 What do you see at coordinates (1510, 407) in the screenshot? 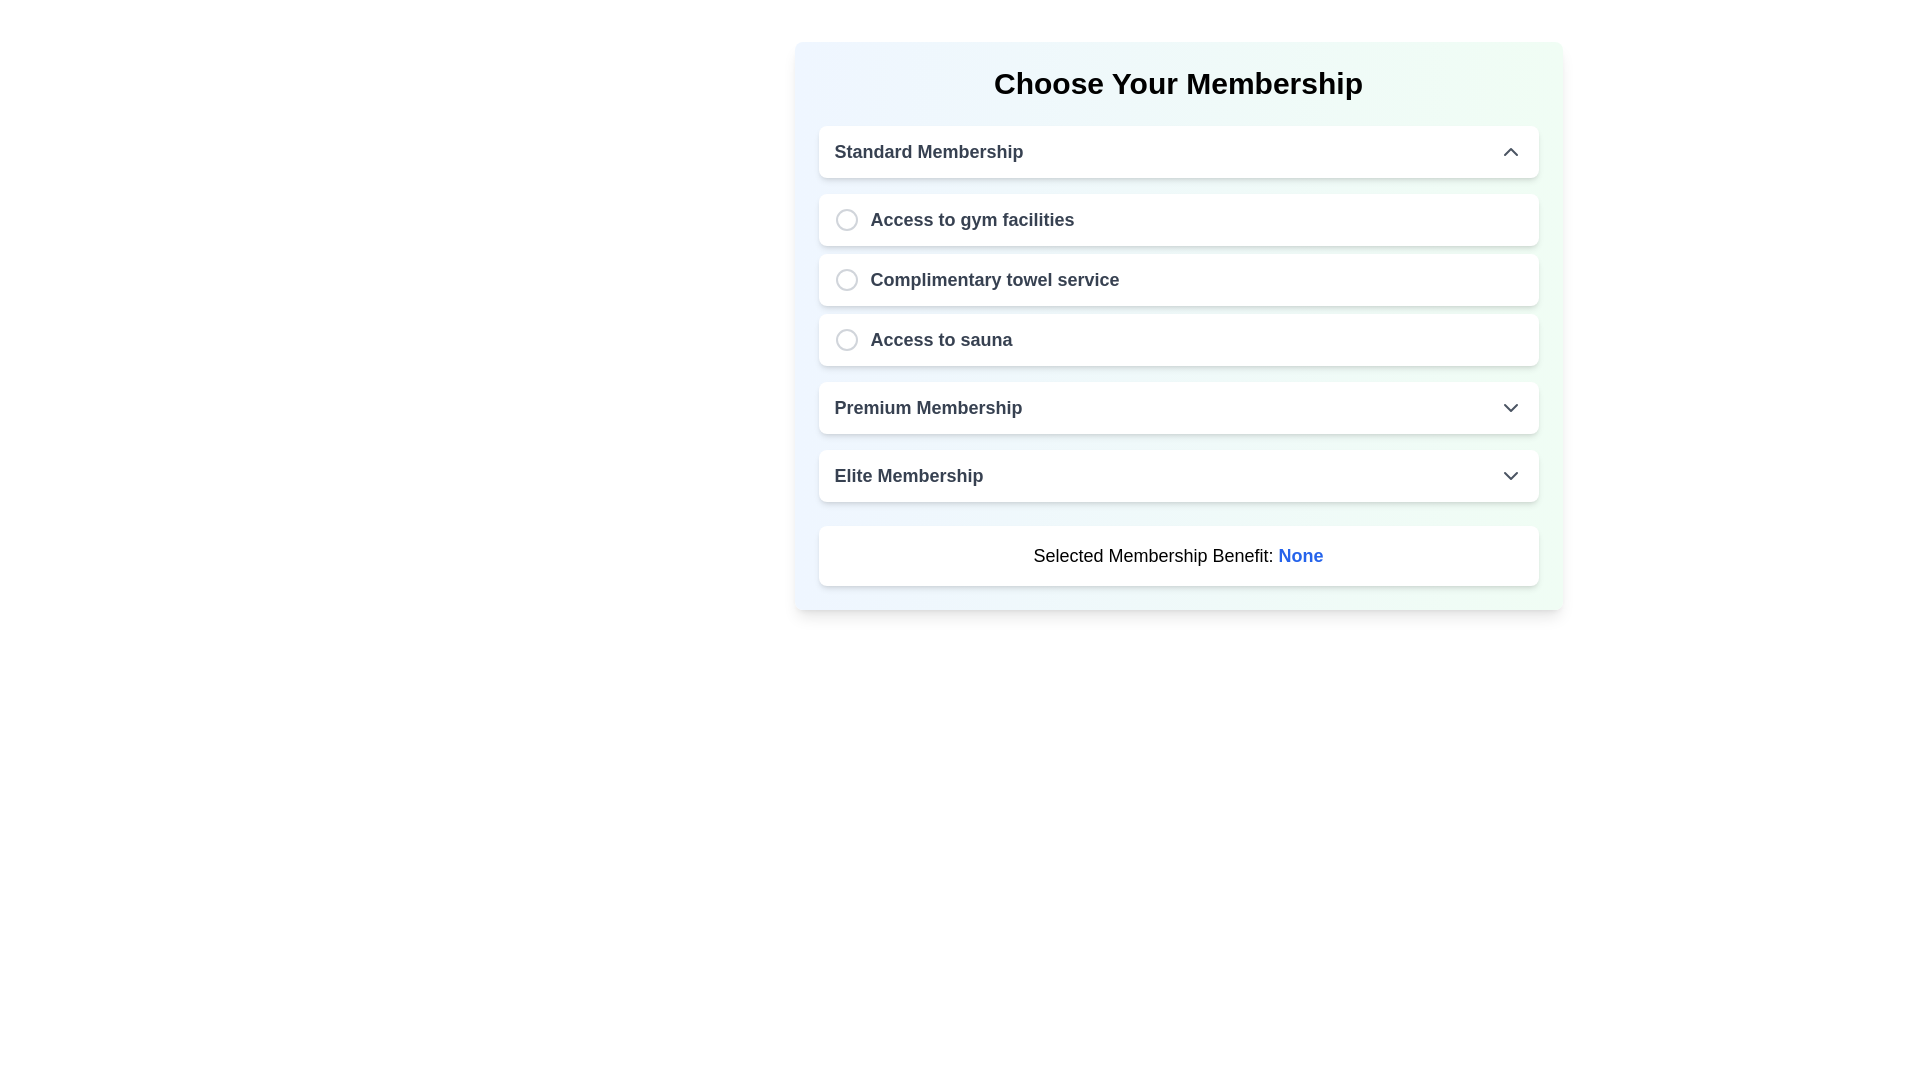
I see `the small gray downward-pointing chevron icon located on the right-hand side of the 'Premium Membership' section` at bounding box center [1510, 407].